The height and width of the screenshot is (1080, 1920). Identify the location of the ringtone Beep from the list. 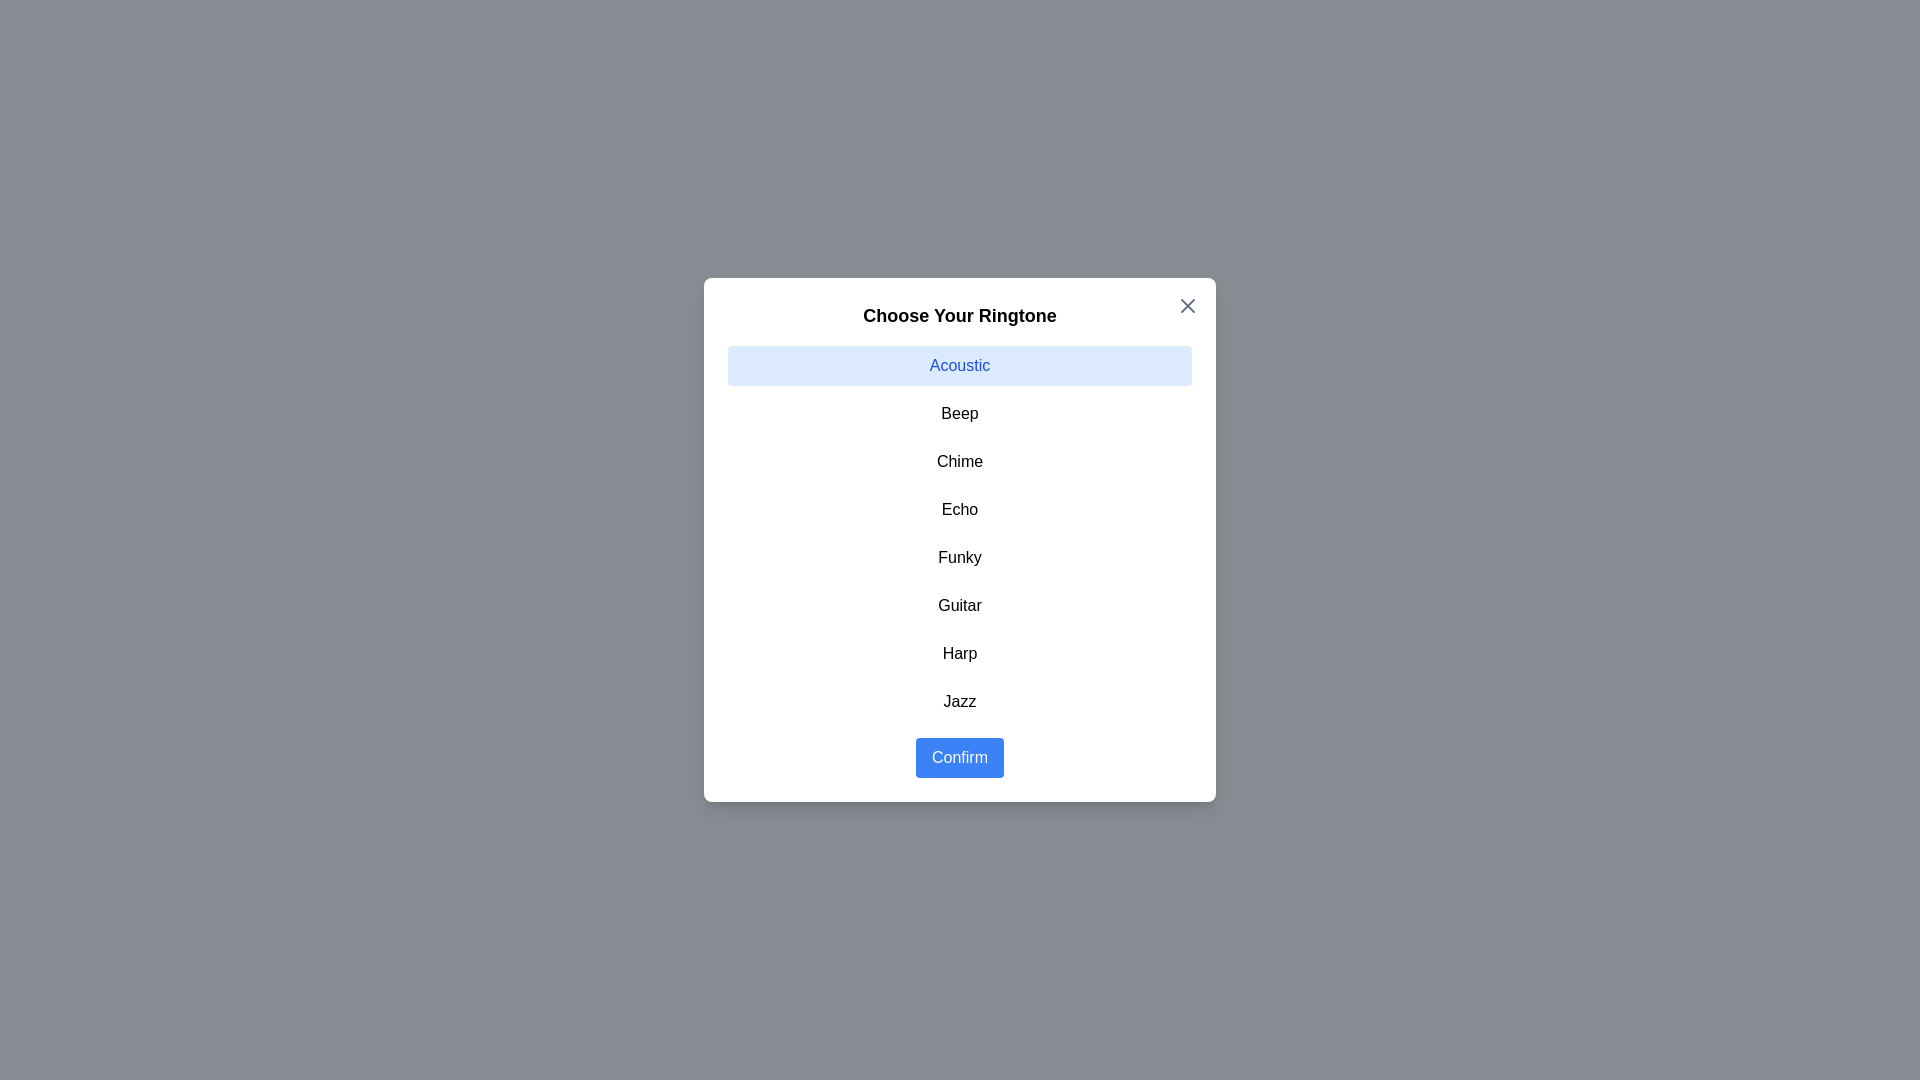
(960, 412).